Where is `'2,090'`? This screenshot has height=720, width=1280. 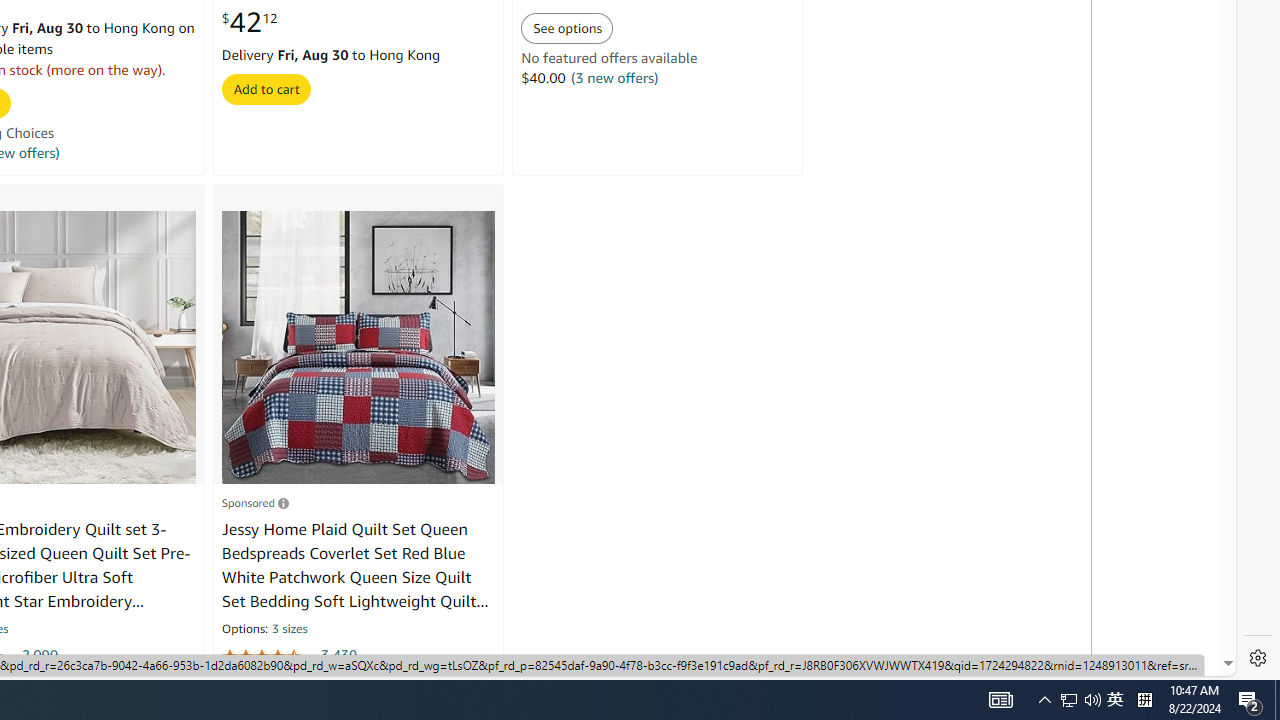 '2,090' is located at coordinates (39, 655).